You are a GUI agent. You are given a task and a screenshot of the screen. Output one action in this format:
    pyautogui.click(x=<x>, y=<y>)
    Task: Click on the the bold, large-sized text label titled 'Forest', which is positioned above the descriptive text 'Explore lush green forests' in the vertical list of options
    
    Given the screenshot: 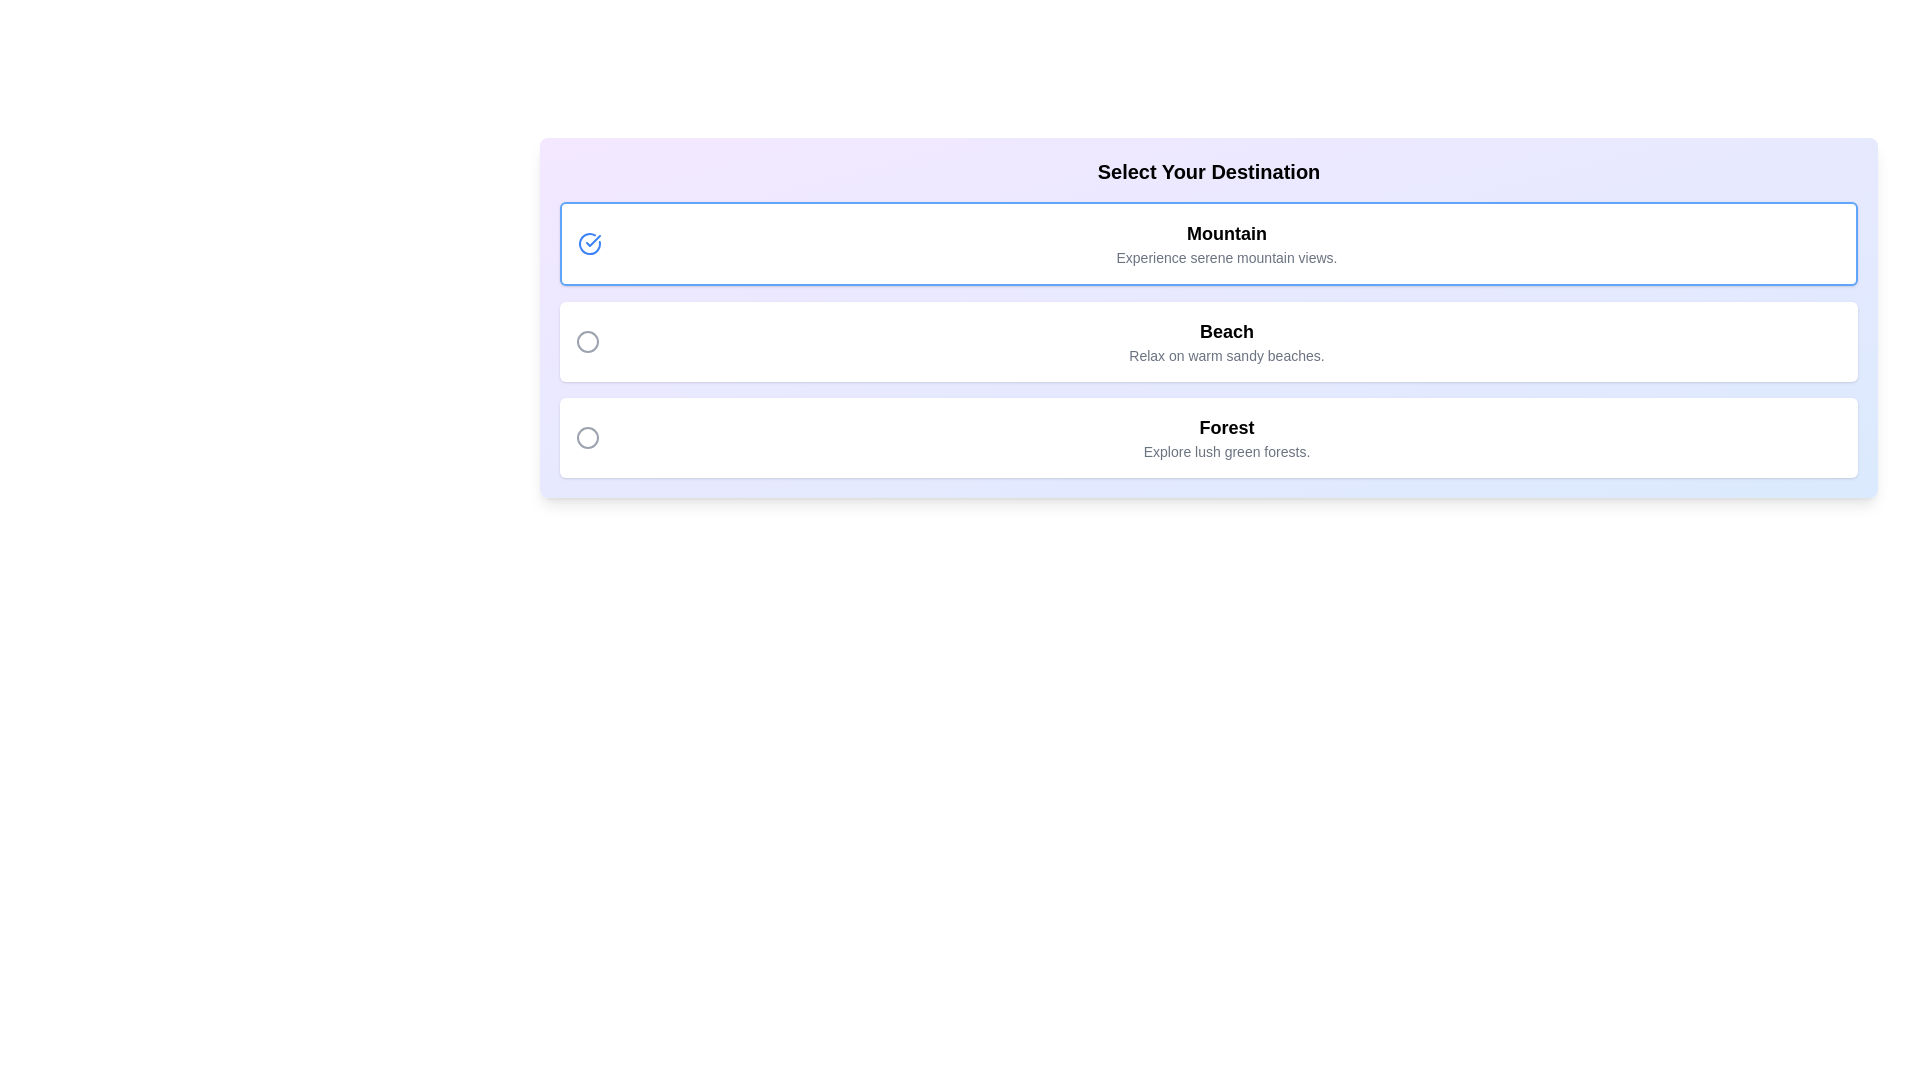 What is the action you would take?
    pyautogui.click(x=1226, y=427)
    